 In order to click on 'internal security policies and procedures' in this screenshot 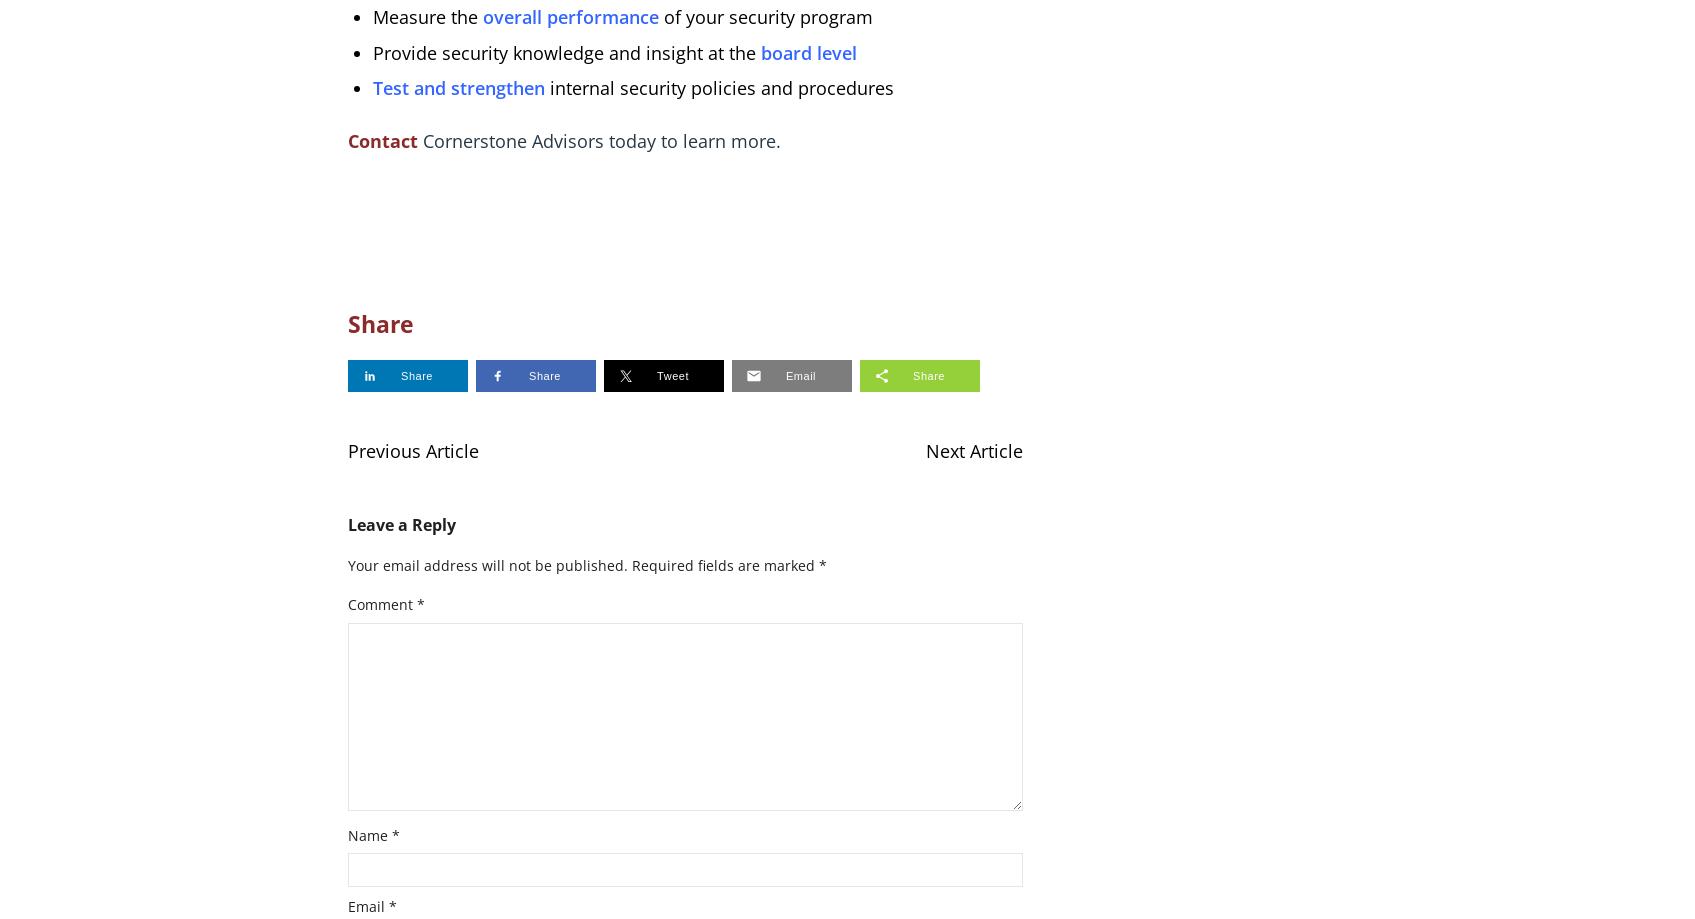, I will do `click(720, 87)`.